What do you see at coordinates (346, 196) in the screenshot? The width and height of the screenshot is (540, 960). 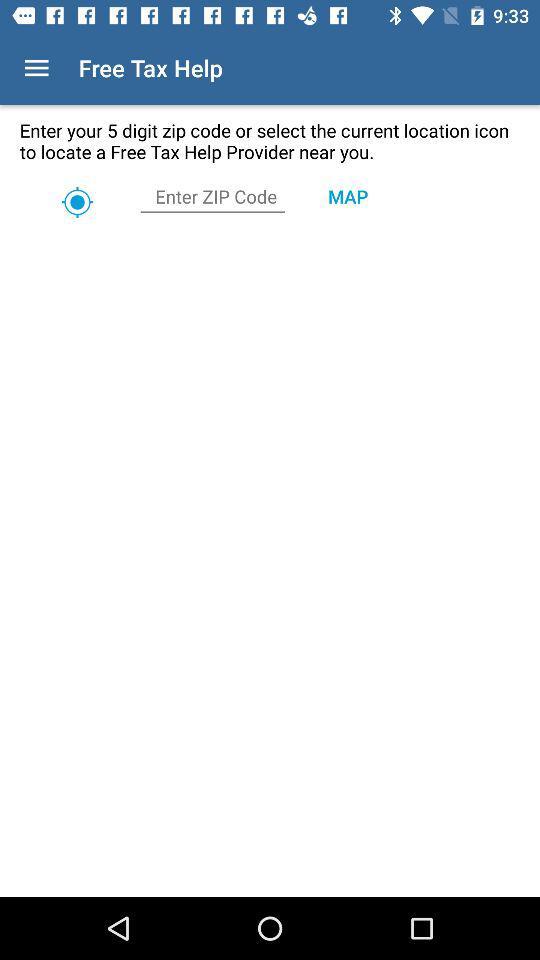 I see `the map` at bounding box center [346, 196].